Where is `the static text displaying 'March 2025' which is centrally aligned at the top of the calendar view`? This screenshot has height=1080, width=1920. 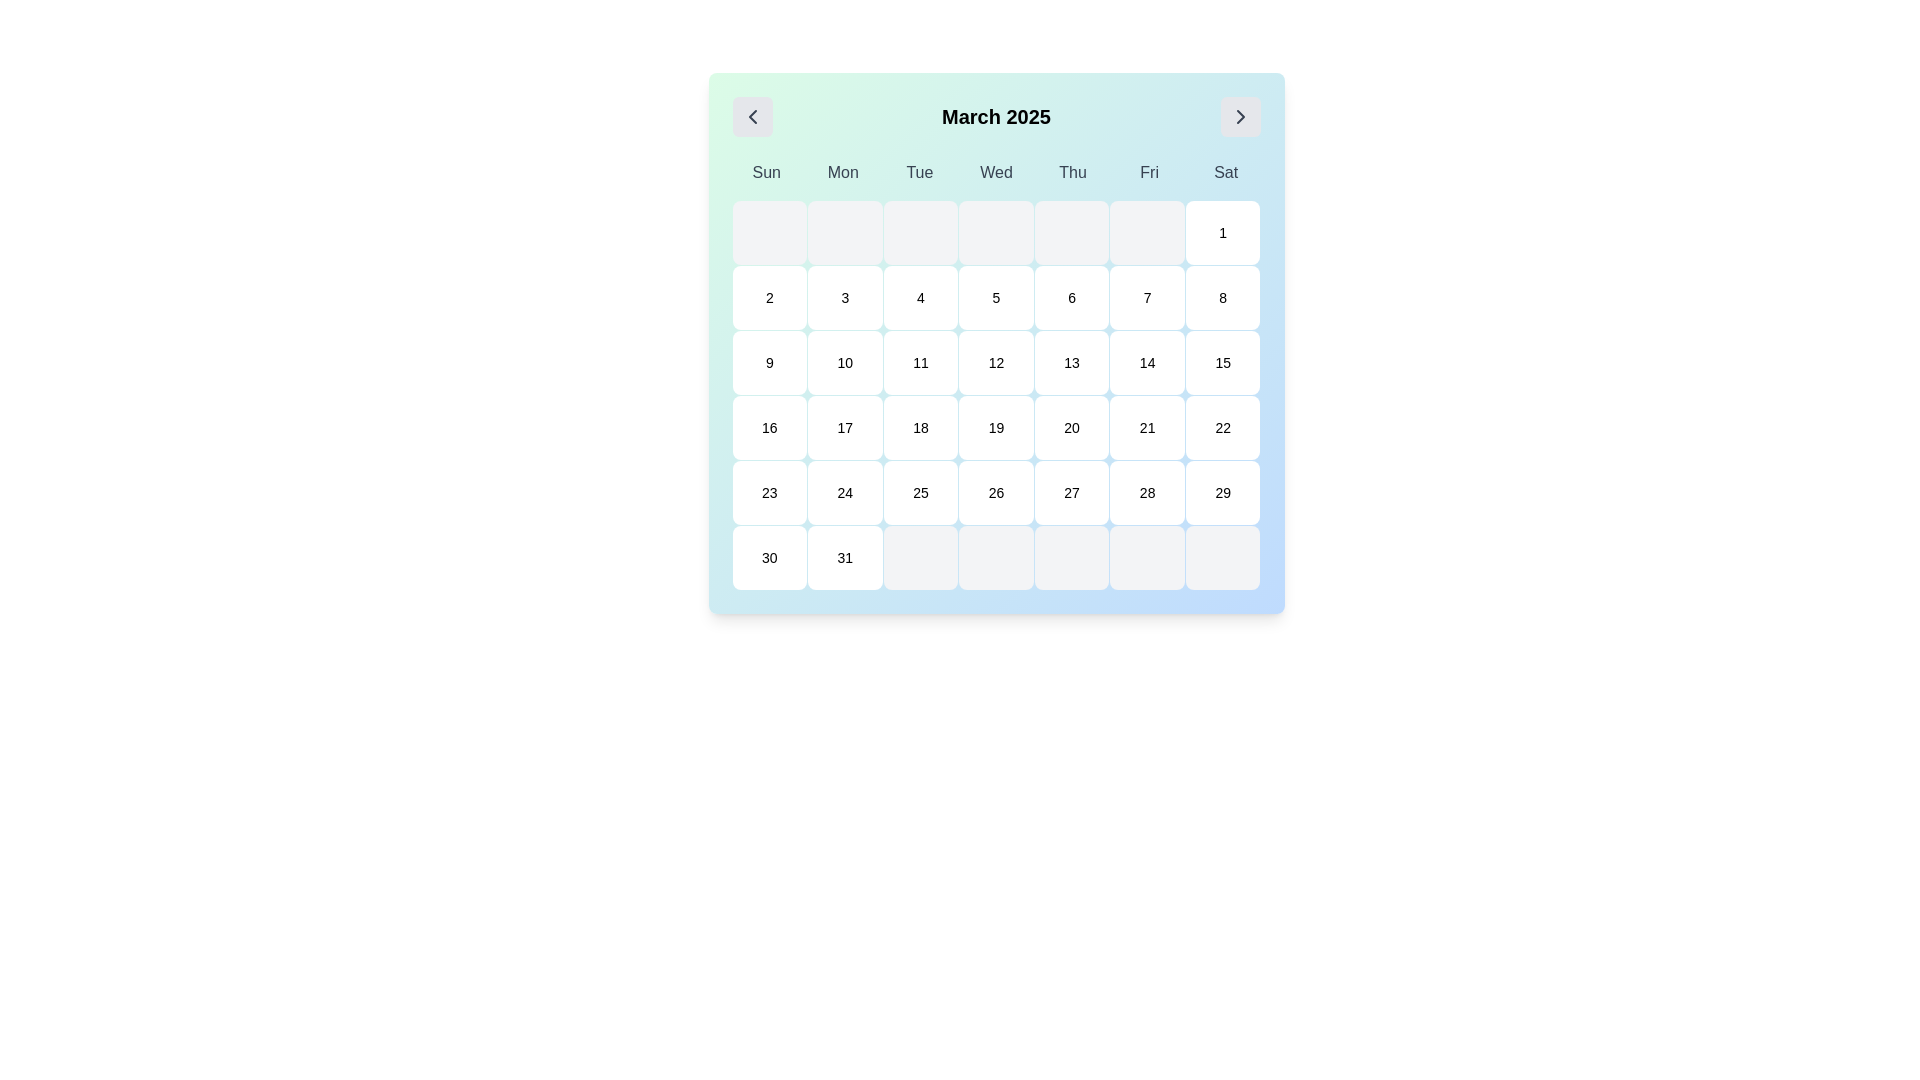 the static text displaying 'March 2025' which is centrally aligned at the top of the calendar view is located at coordinates (996, 116).